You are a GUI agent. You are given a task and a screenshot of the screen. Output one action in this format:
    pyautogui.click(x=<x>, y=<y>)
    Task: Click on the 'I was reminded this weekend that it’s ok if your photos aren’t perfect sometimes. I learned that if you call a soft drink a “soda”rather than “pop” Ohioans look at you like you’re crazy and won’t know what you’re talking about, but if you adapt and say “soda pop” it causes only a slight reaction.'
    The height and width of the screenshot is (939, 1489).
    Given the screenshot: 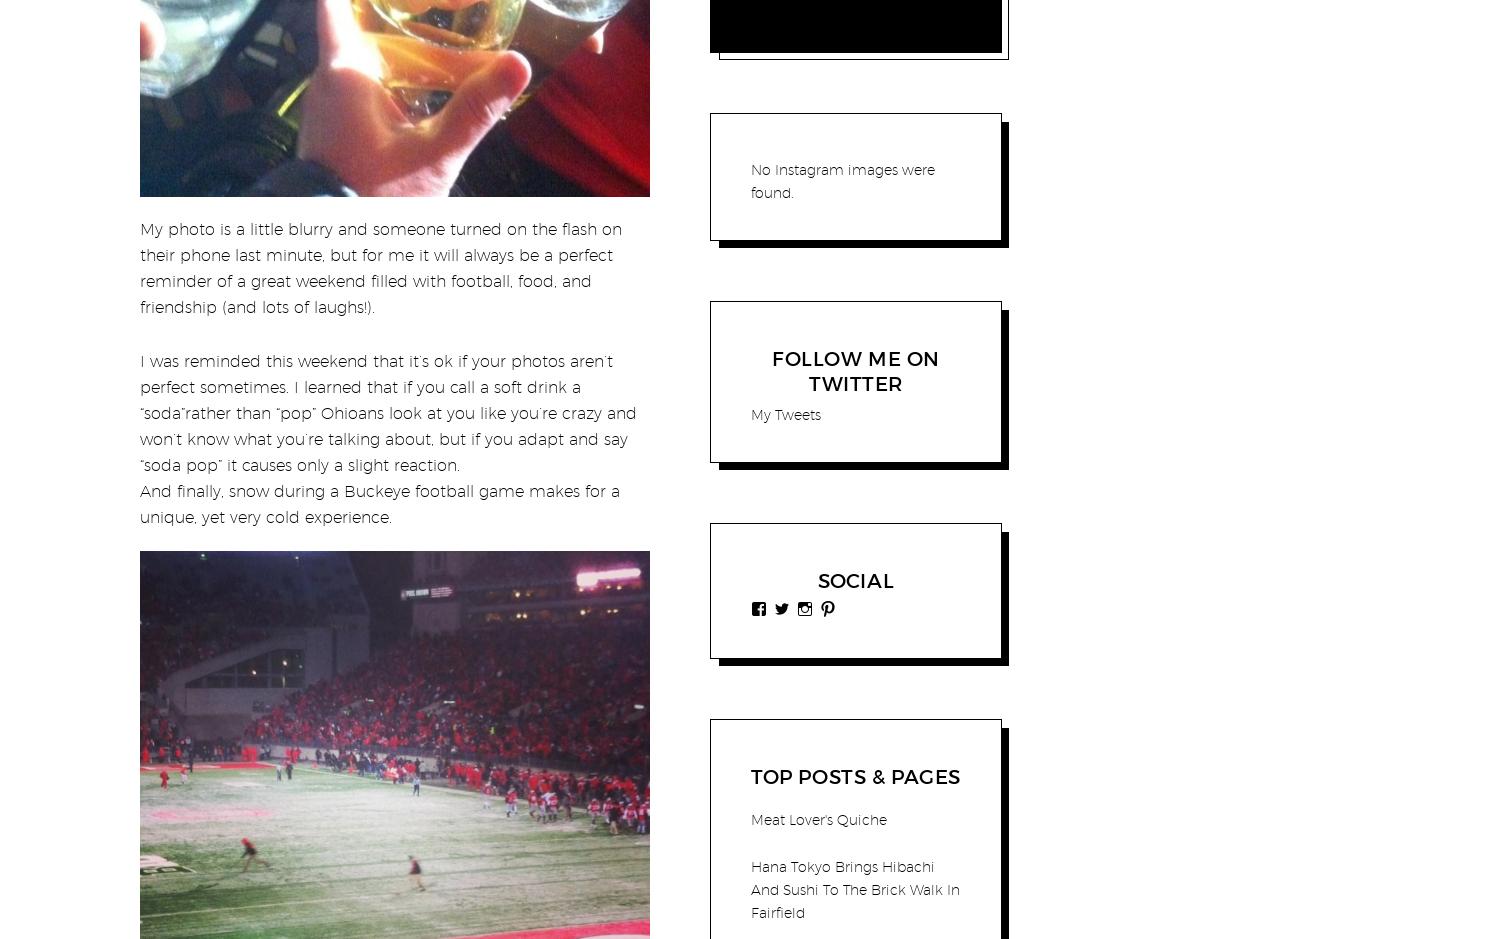 What is the action you would take?
    pyautogui.click(x=387, y=411)
    